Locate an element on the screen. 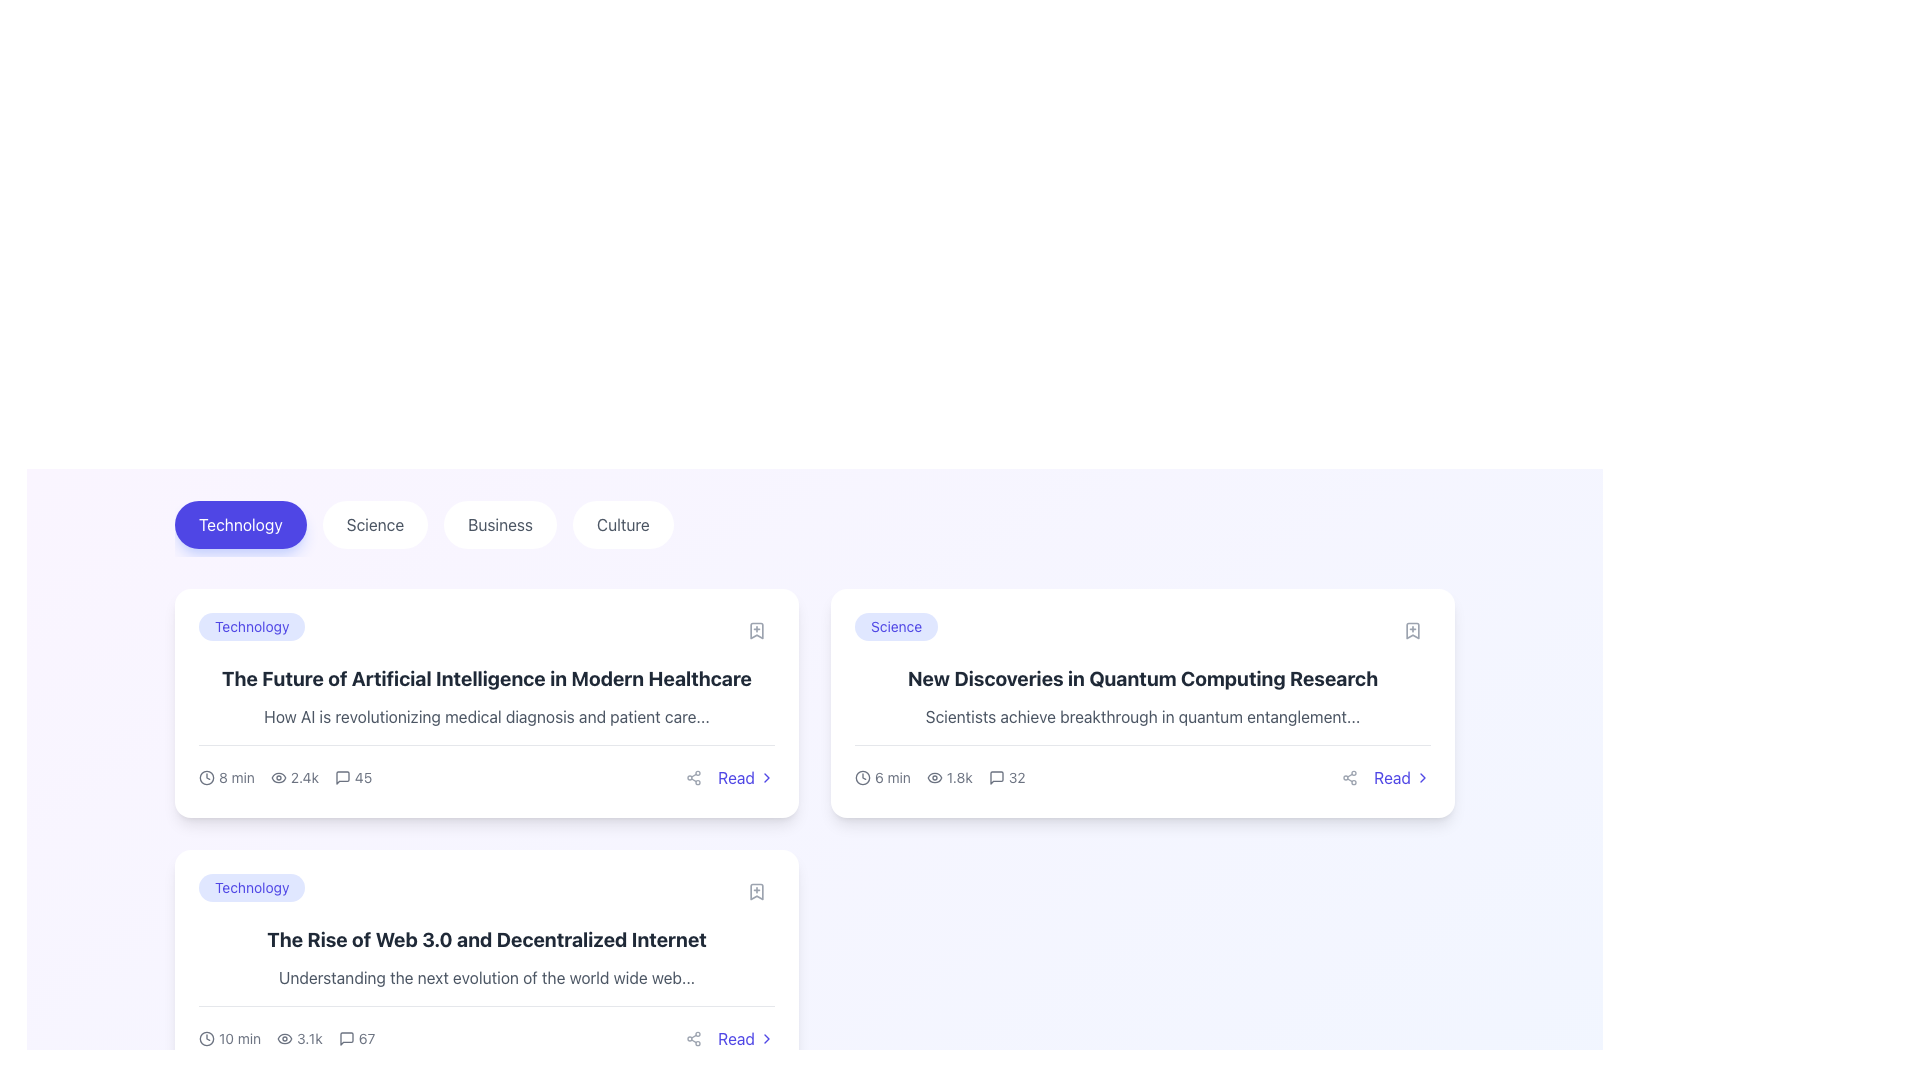 The image size is (1920, 1080). the second button in the navigation bar is located at coordinates (375, 523).